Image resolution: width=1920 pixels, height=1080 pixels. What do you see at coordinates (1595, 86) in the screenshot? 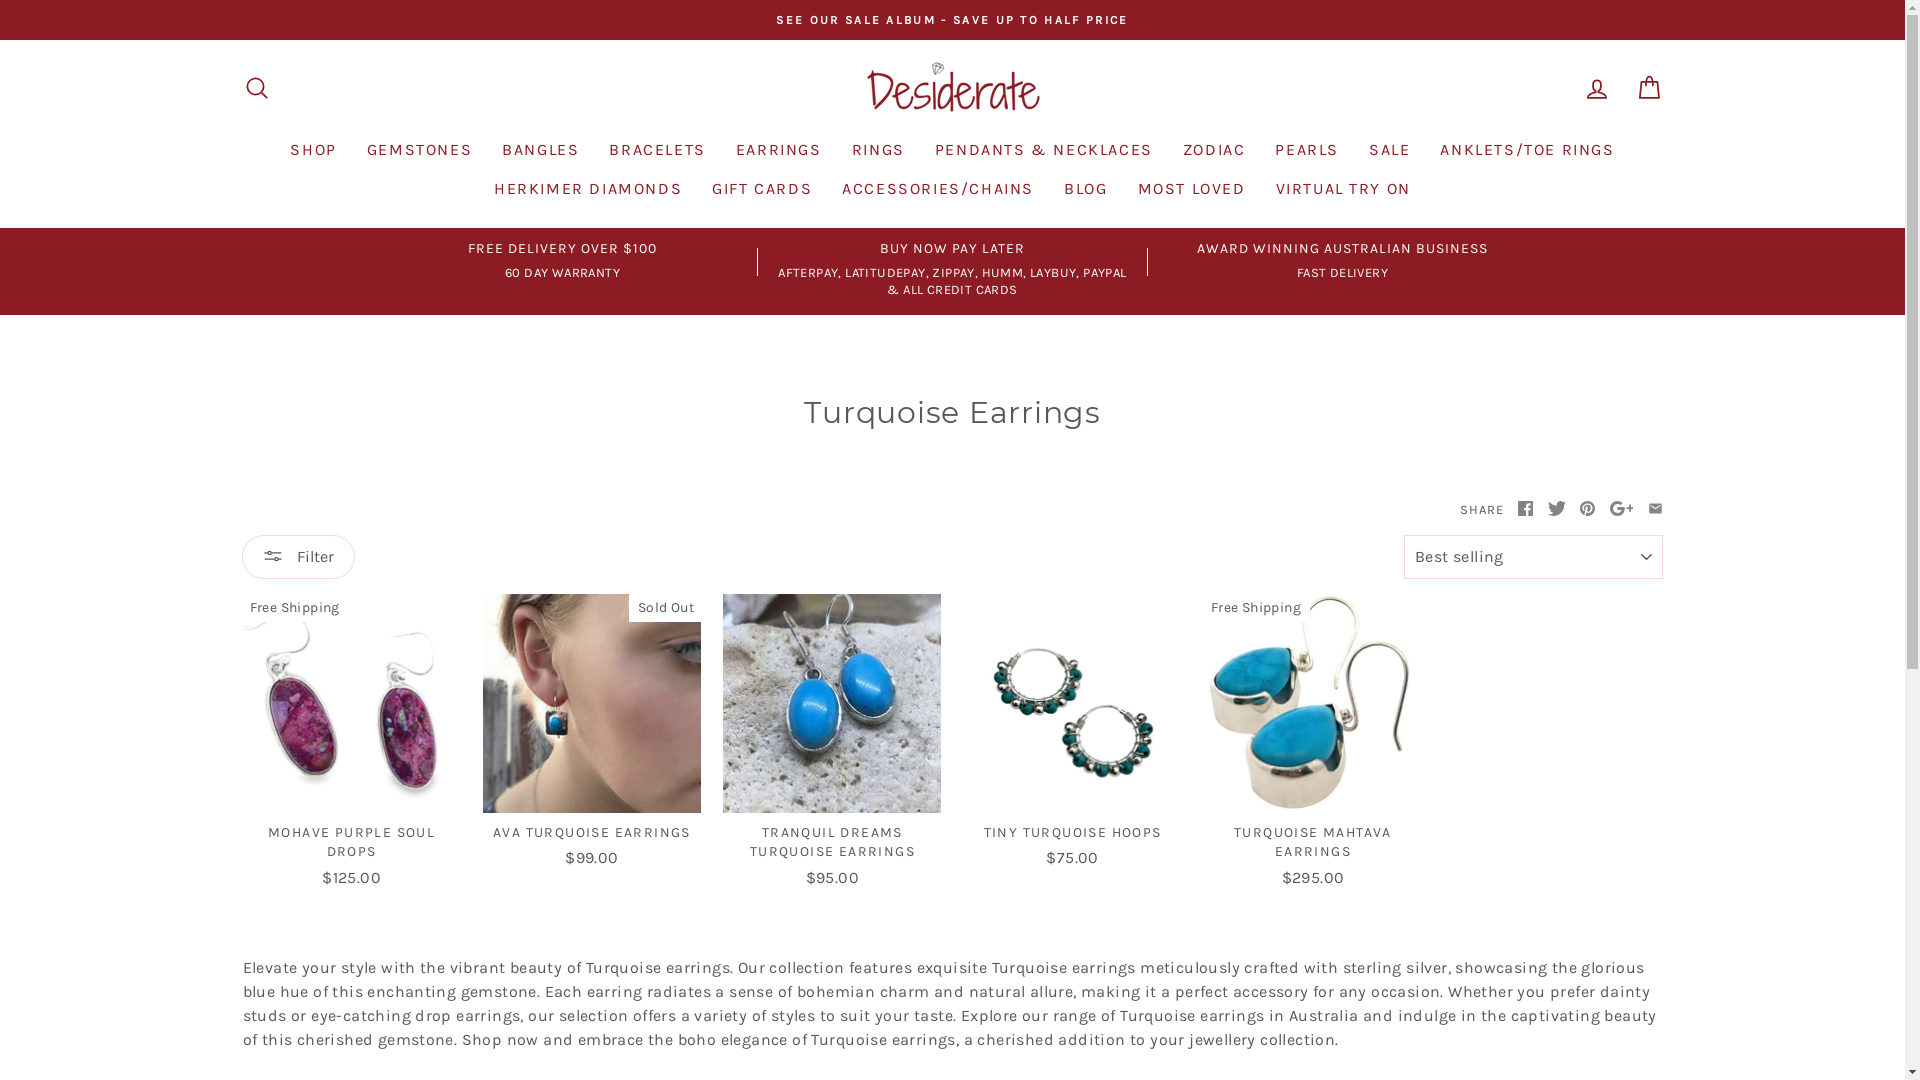
I see `'LOG IN'` at bounding box center [1595, 86].